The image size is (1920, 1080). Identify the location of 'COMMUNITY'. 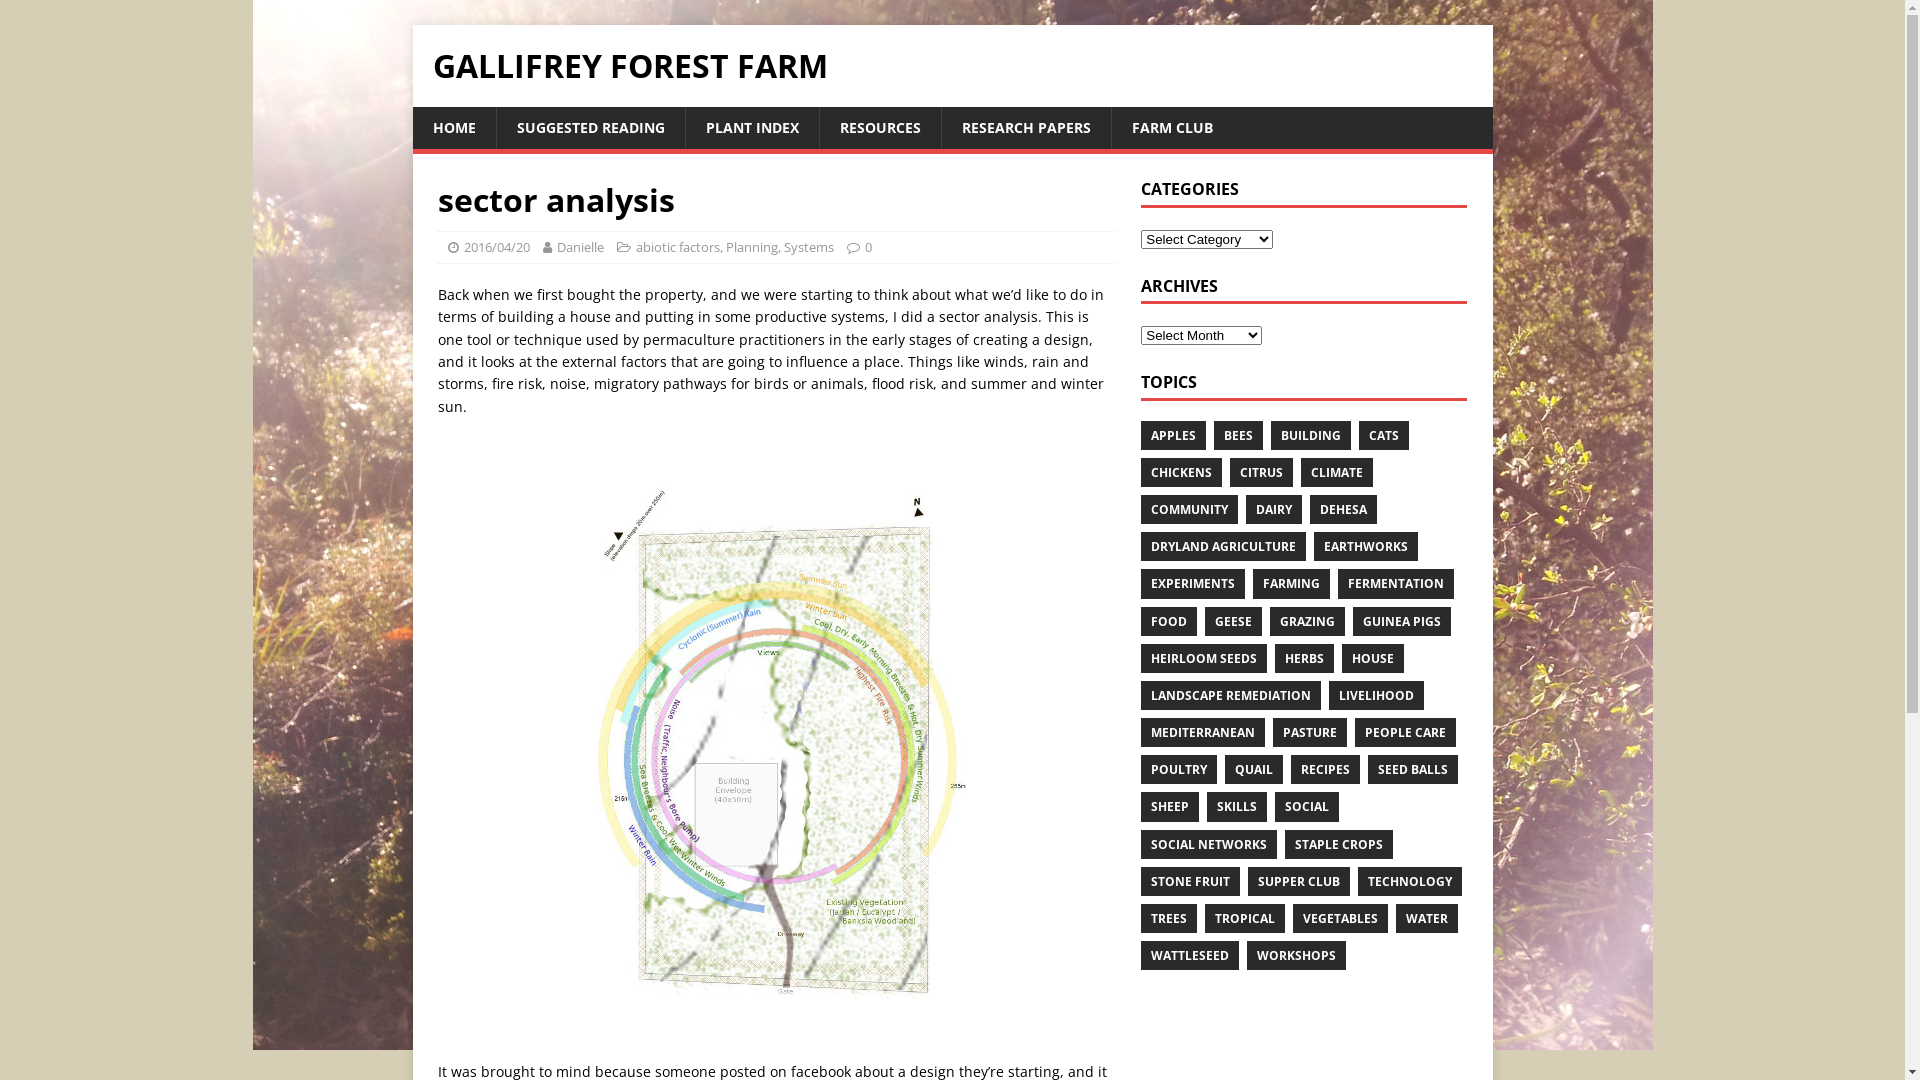
(1141, 508).